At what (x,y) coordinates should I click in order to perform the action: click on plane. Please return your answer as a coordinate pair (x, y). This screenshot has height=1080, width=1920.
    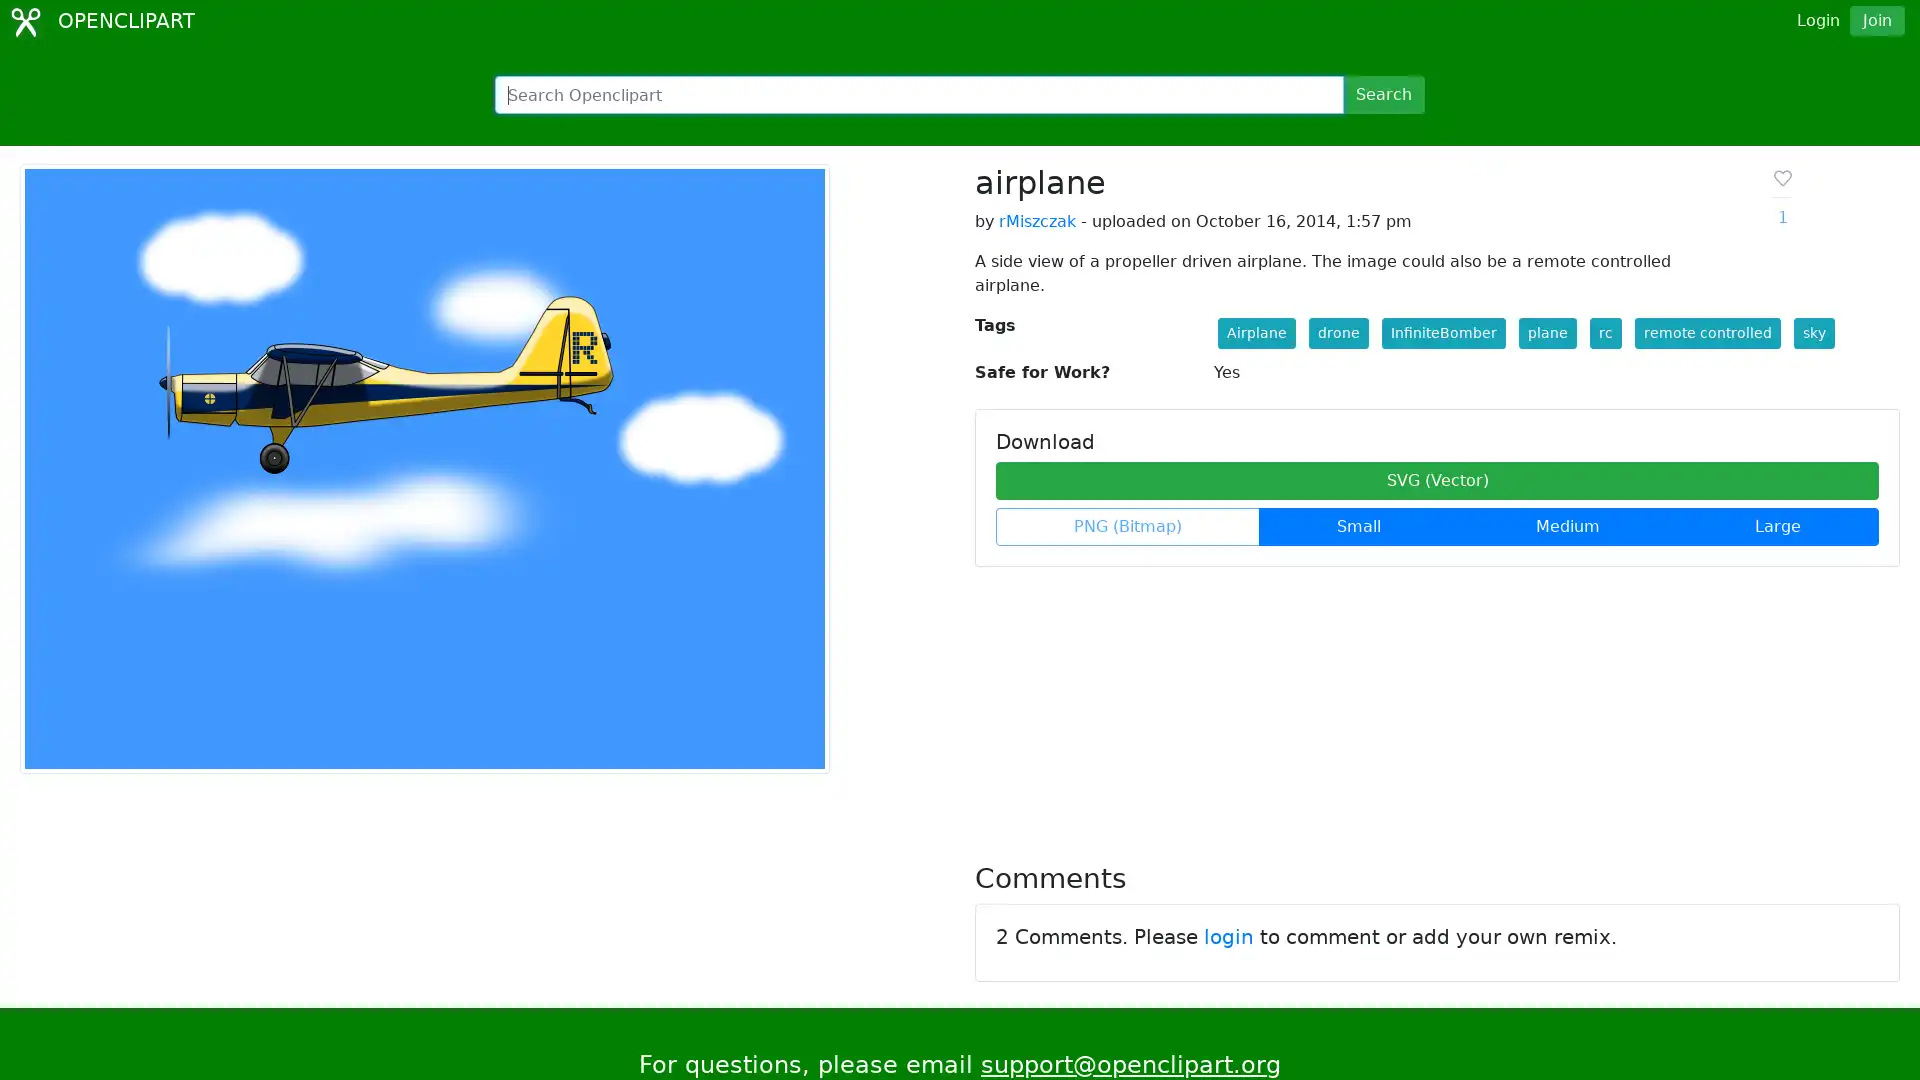
    Looking at the image, I should click on (1545, 332).